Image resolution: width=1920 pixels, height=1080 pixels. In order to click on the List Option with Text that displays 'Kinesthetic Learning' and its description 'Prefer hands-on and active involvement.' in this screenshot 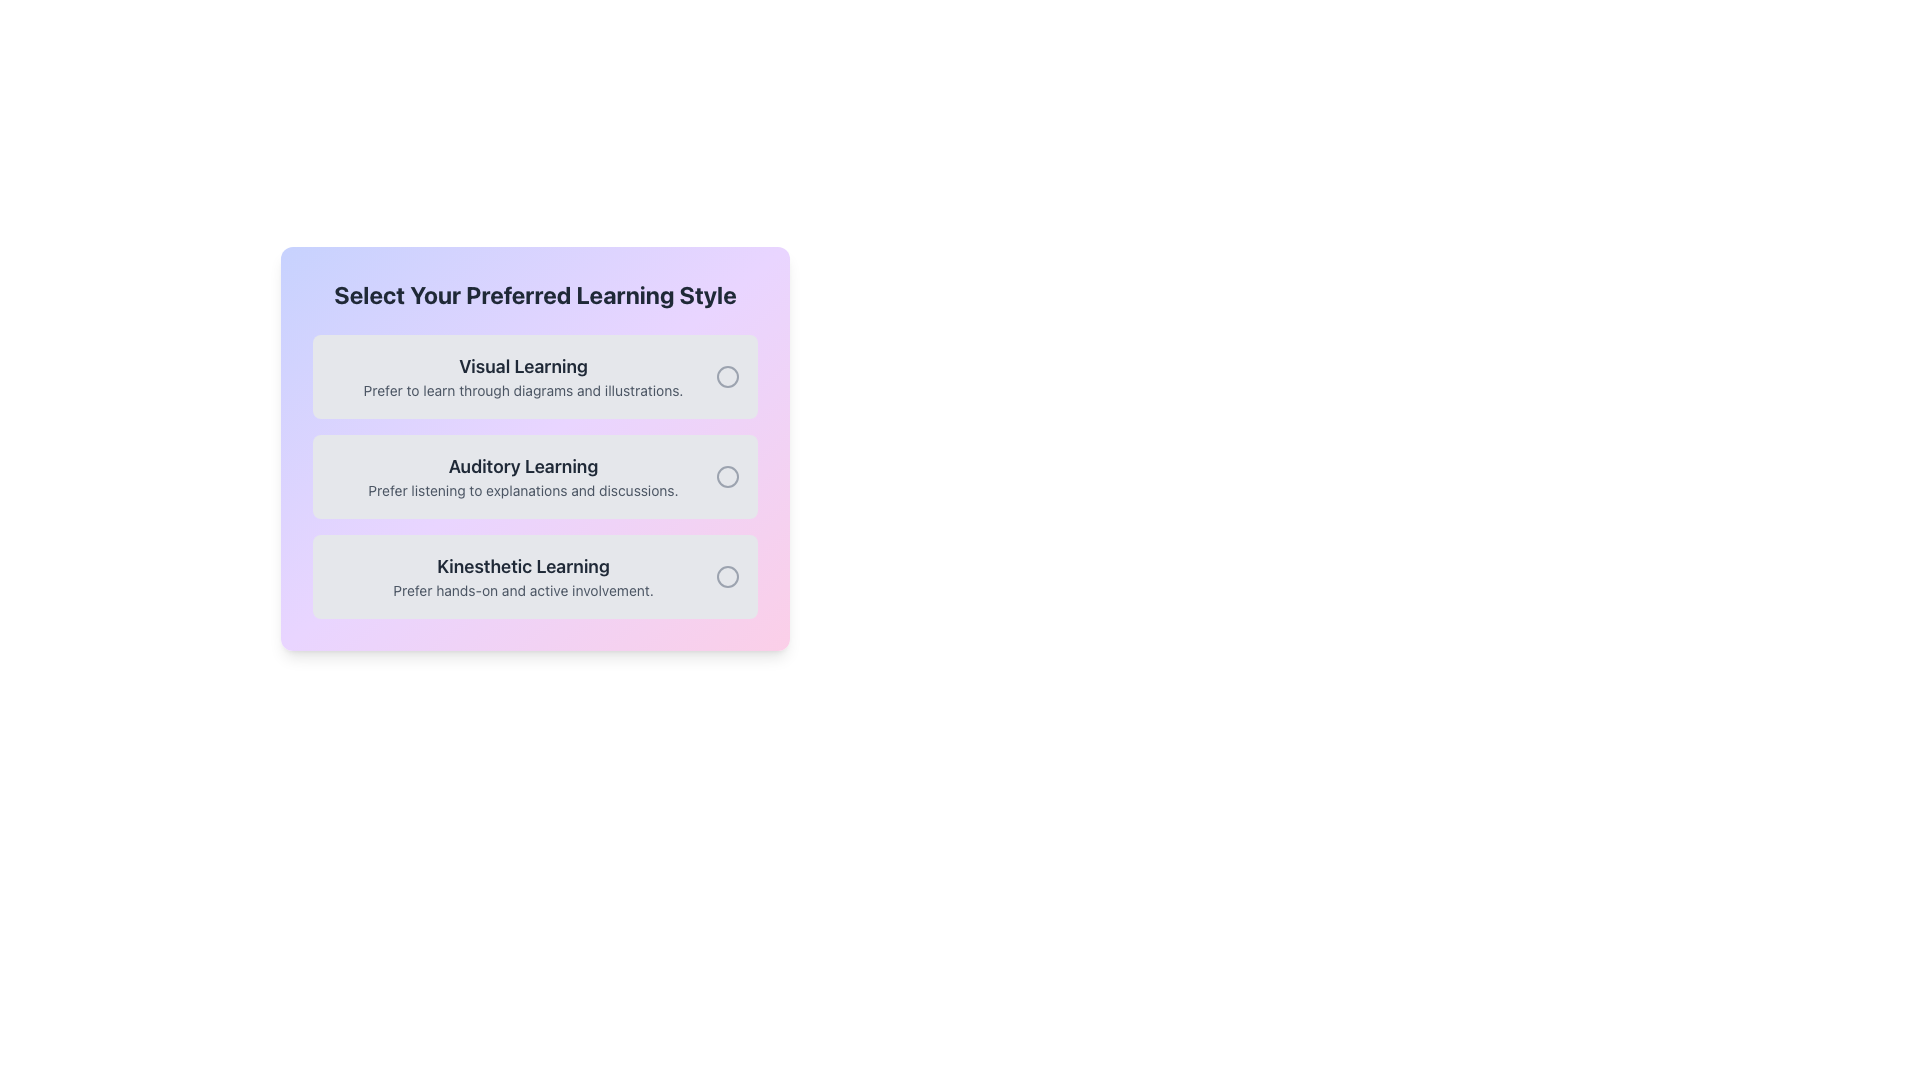, I will do `click(523, 577)`.